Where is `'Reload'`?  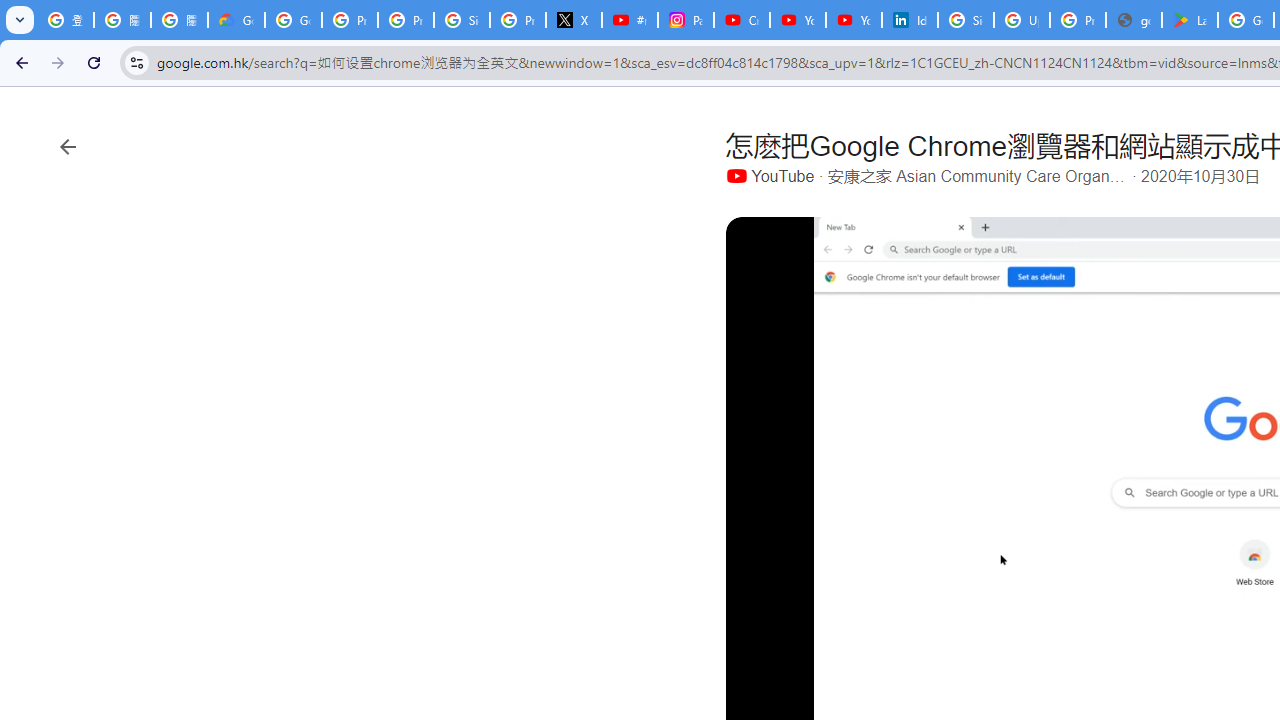 'Reload' is located at coordinates (93, 61).